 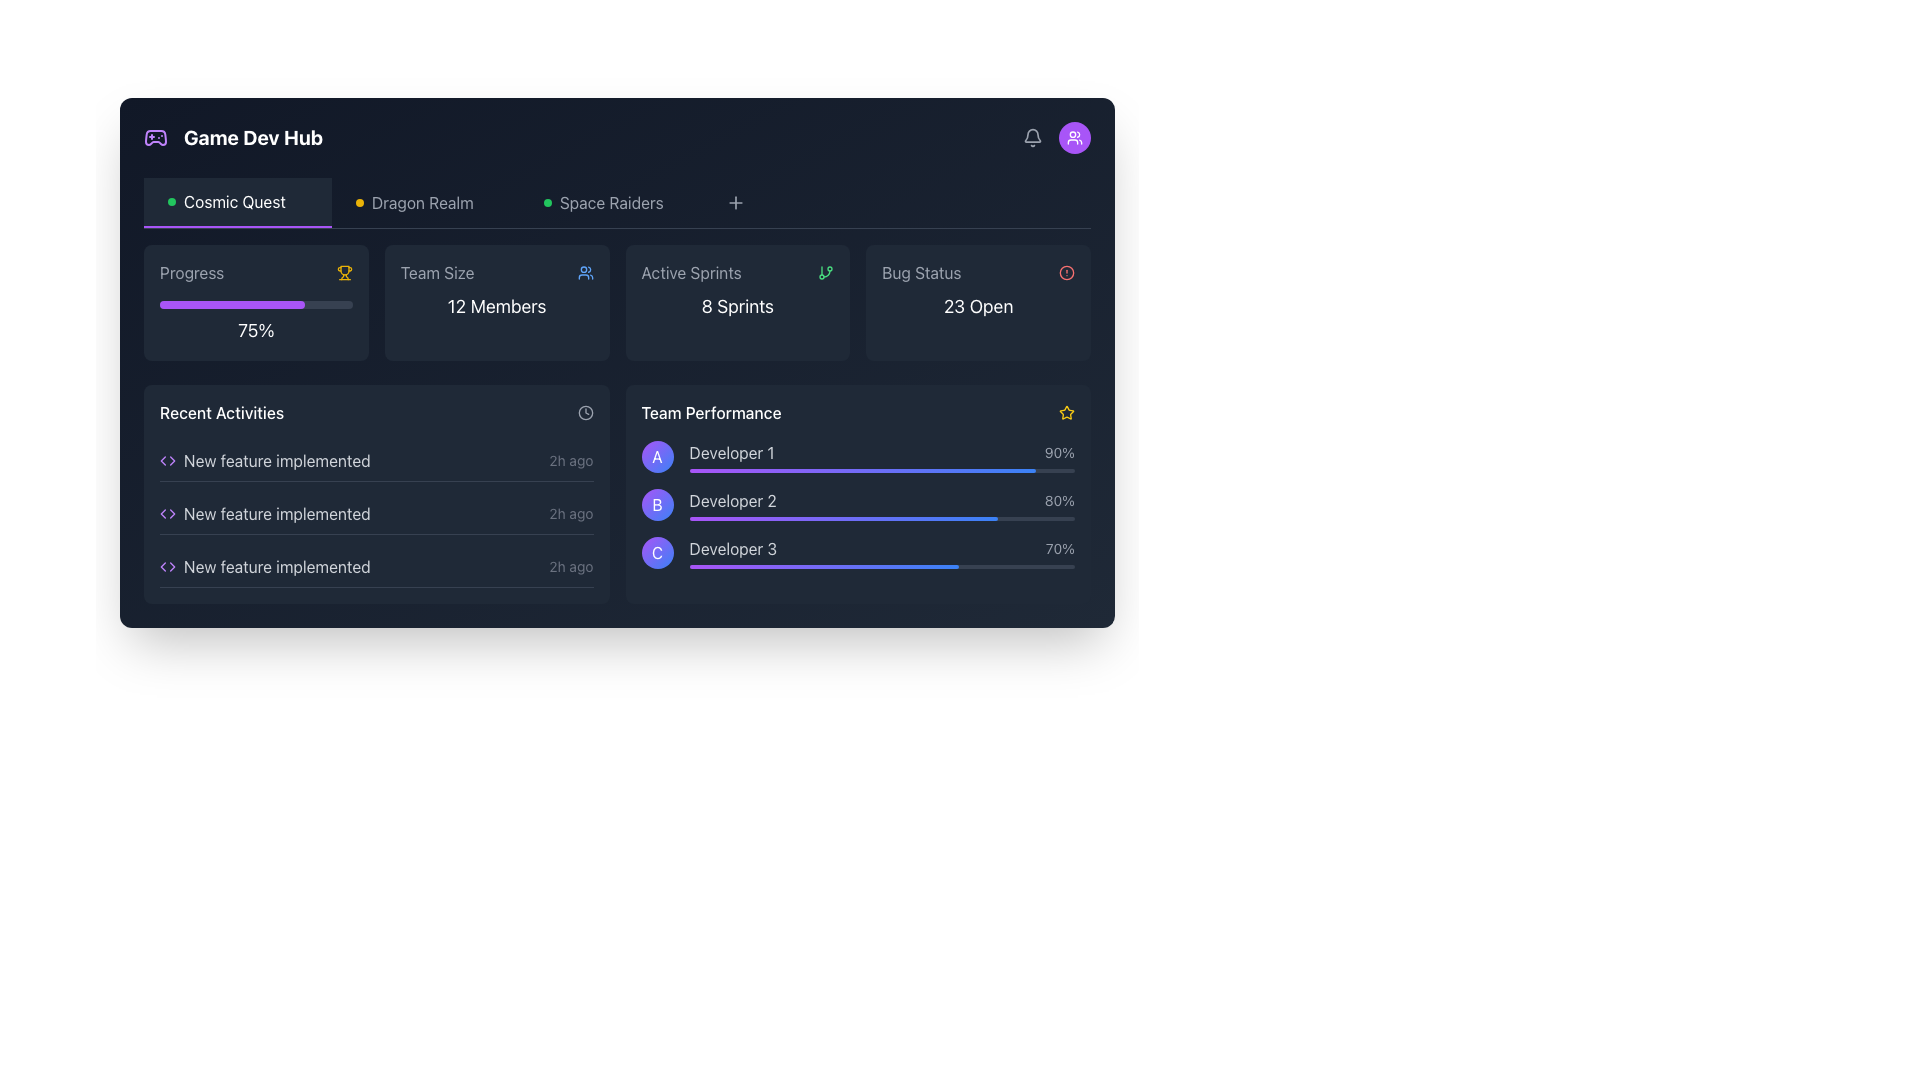 What do you see at coordinates (255, 304) in the screenshot?
I see `the progress bar that visually represents 75% completion, located centrally under the title 'Progress' and the trophy icon` at bounding box center [255, 304].